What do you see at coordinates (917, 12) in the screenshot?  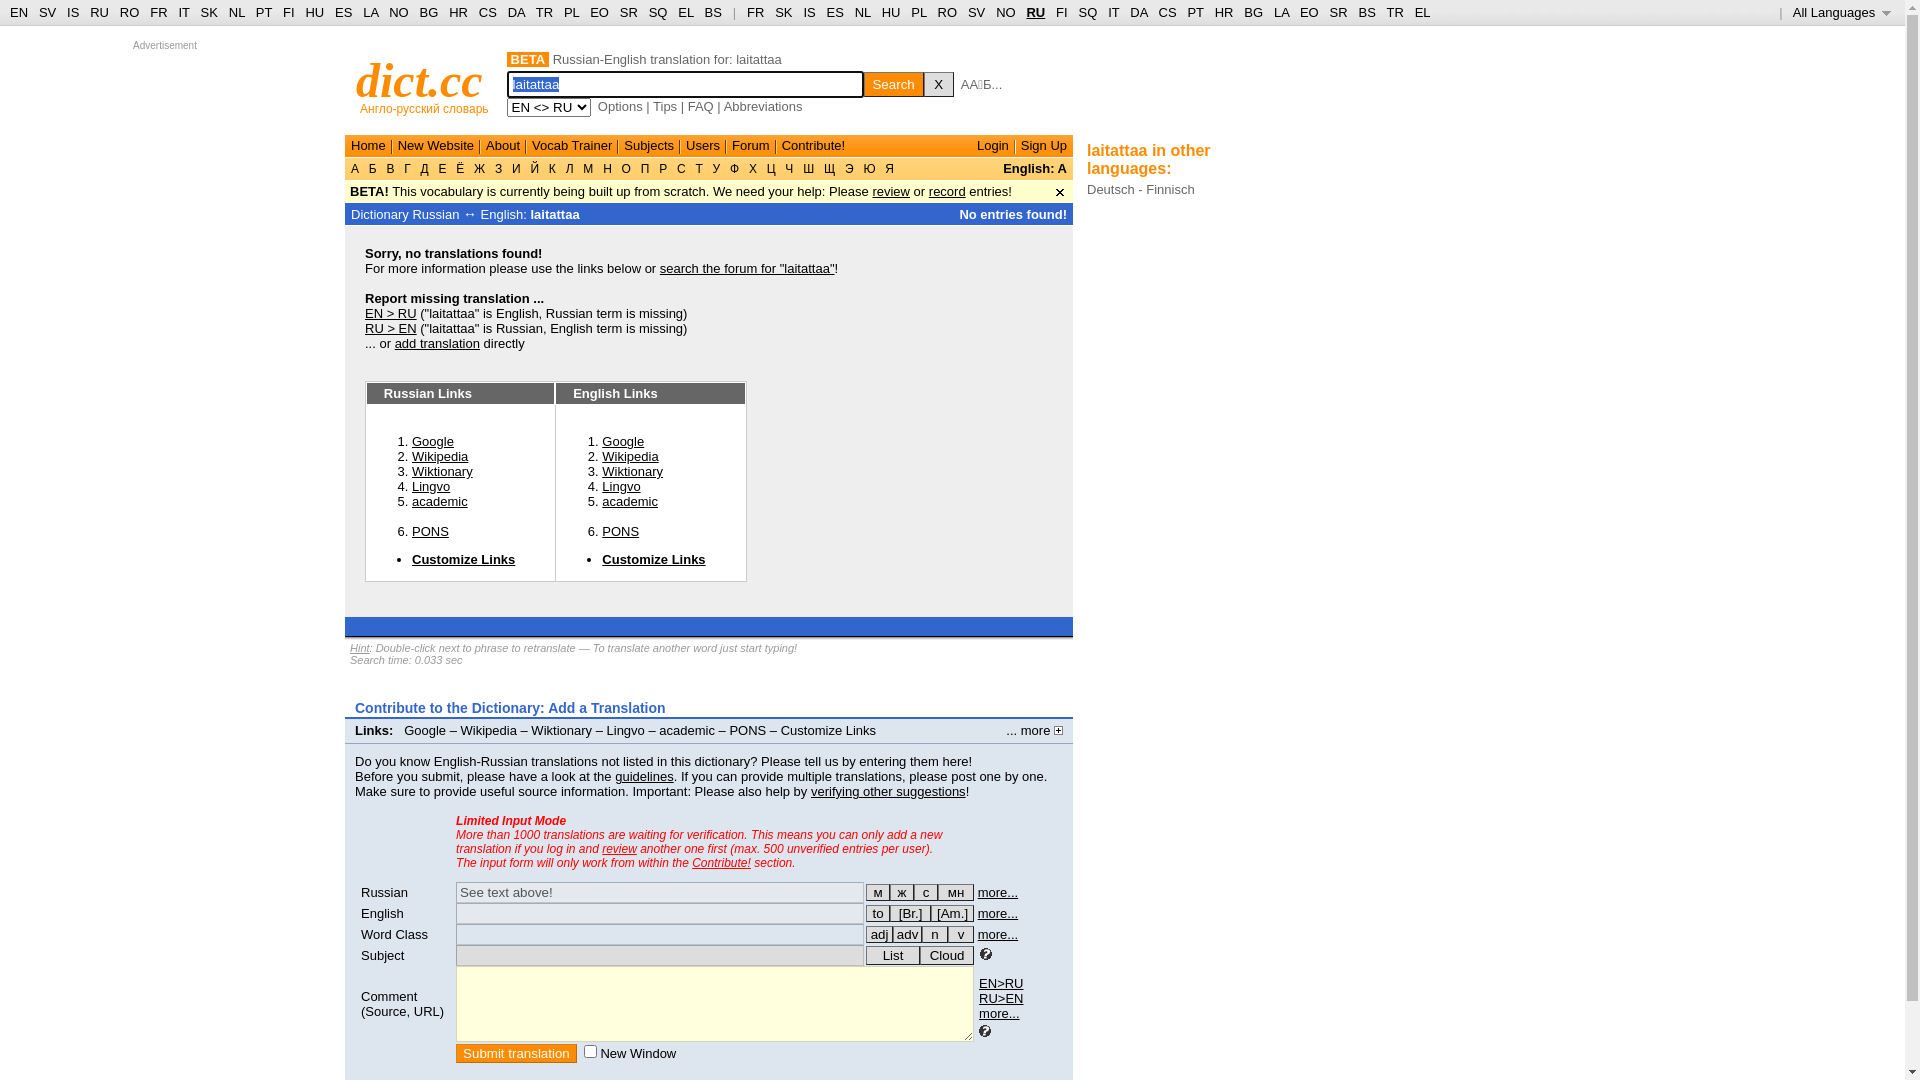 I see `'PL'` at bounding box center [917, 12].